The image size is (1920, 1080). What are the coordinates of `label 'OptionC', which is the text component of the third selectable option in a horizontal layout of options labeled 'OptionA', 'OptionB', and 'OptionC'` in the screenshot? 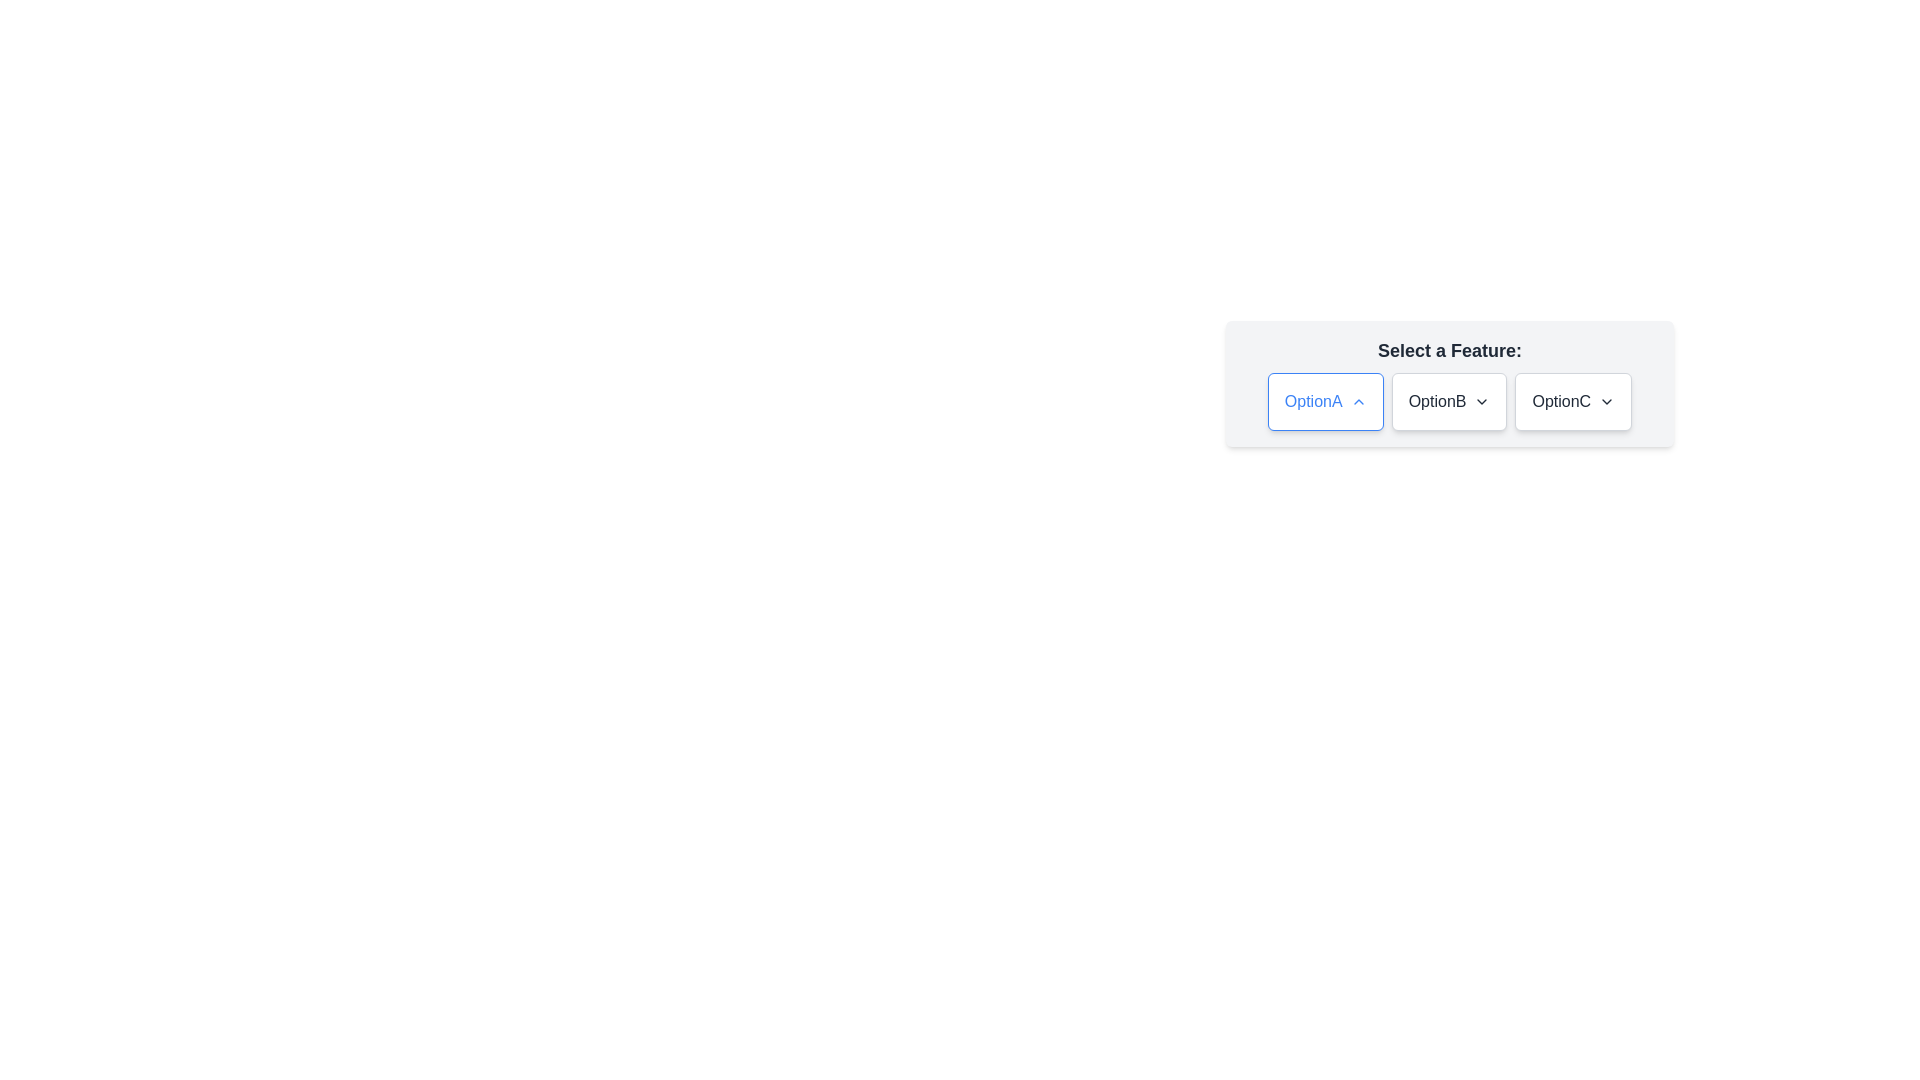 It's located at (1560, 401).